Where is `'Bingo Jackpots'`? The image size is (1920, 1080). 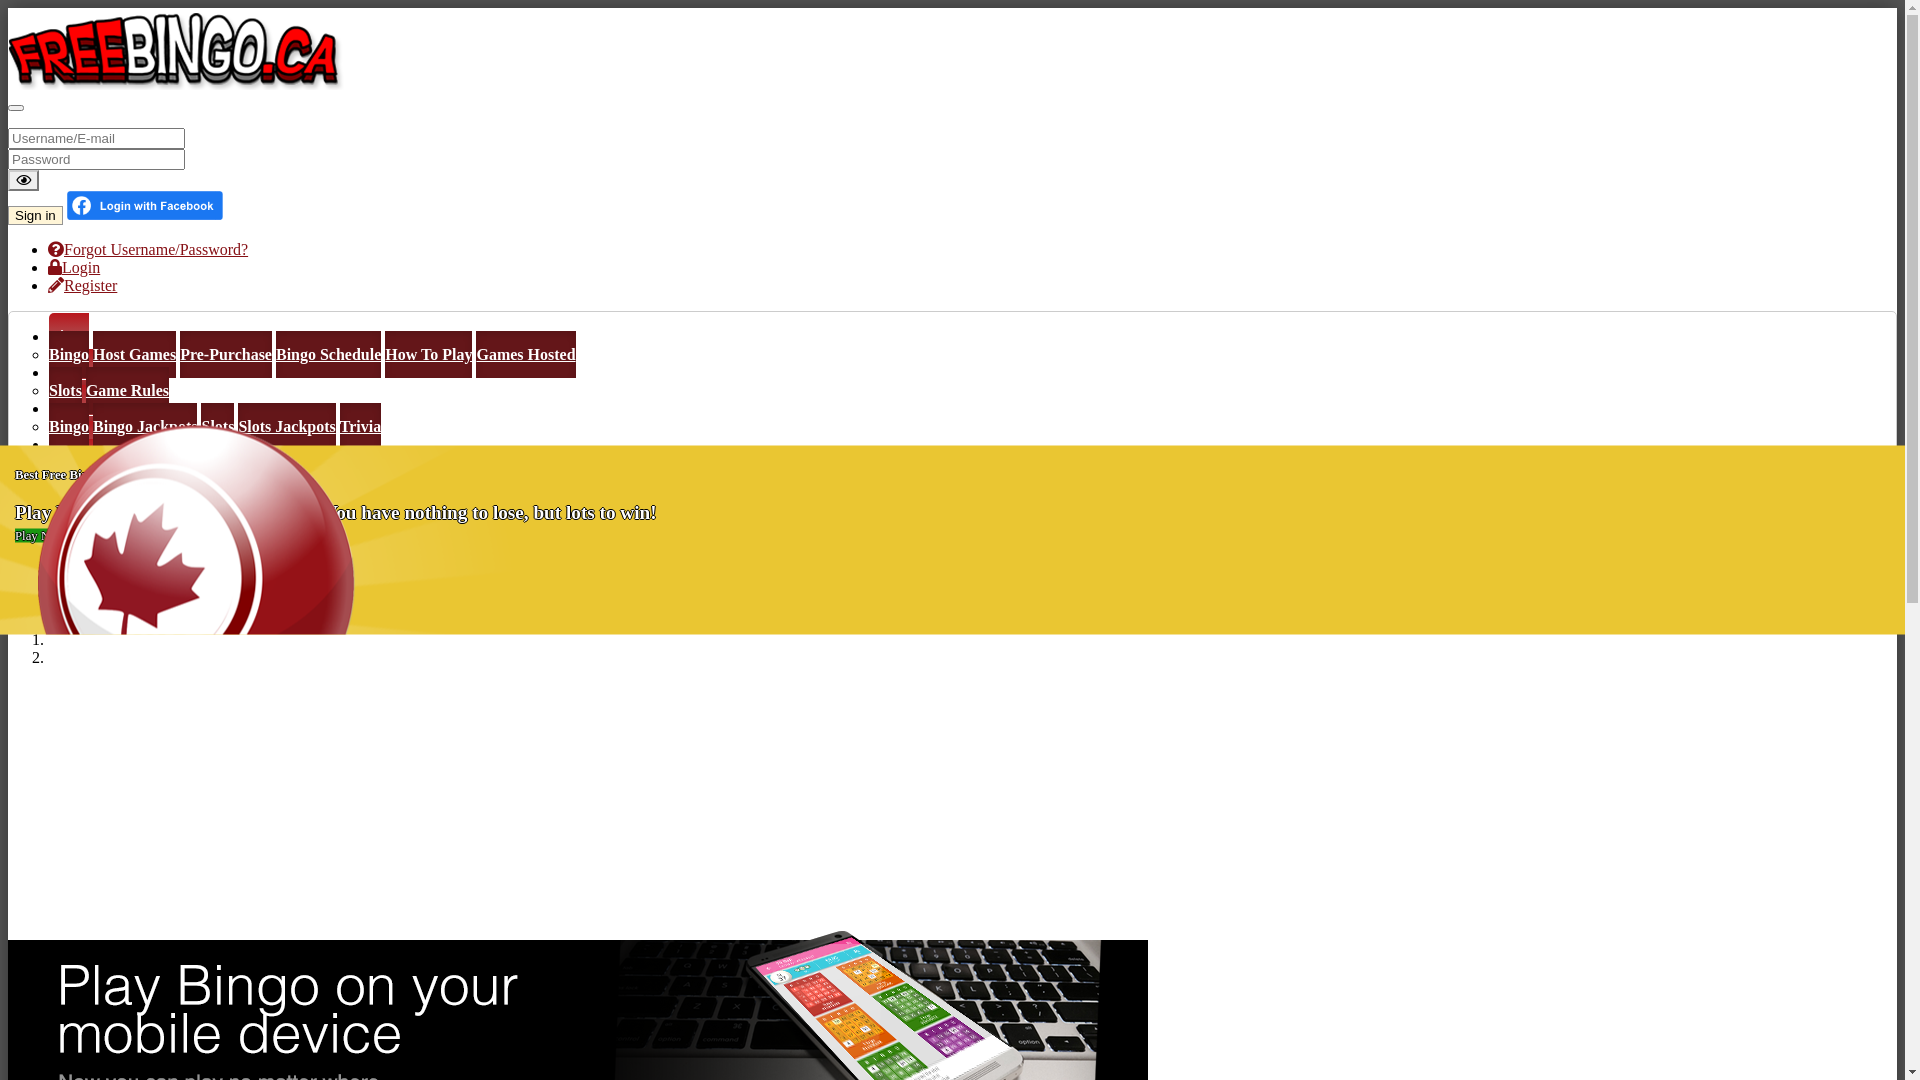 'Bingo Jackpots' is located at coordinates (143, 425).